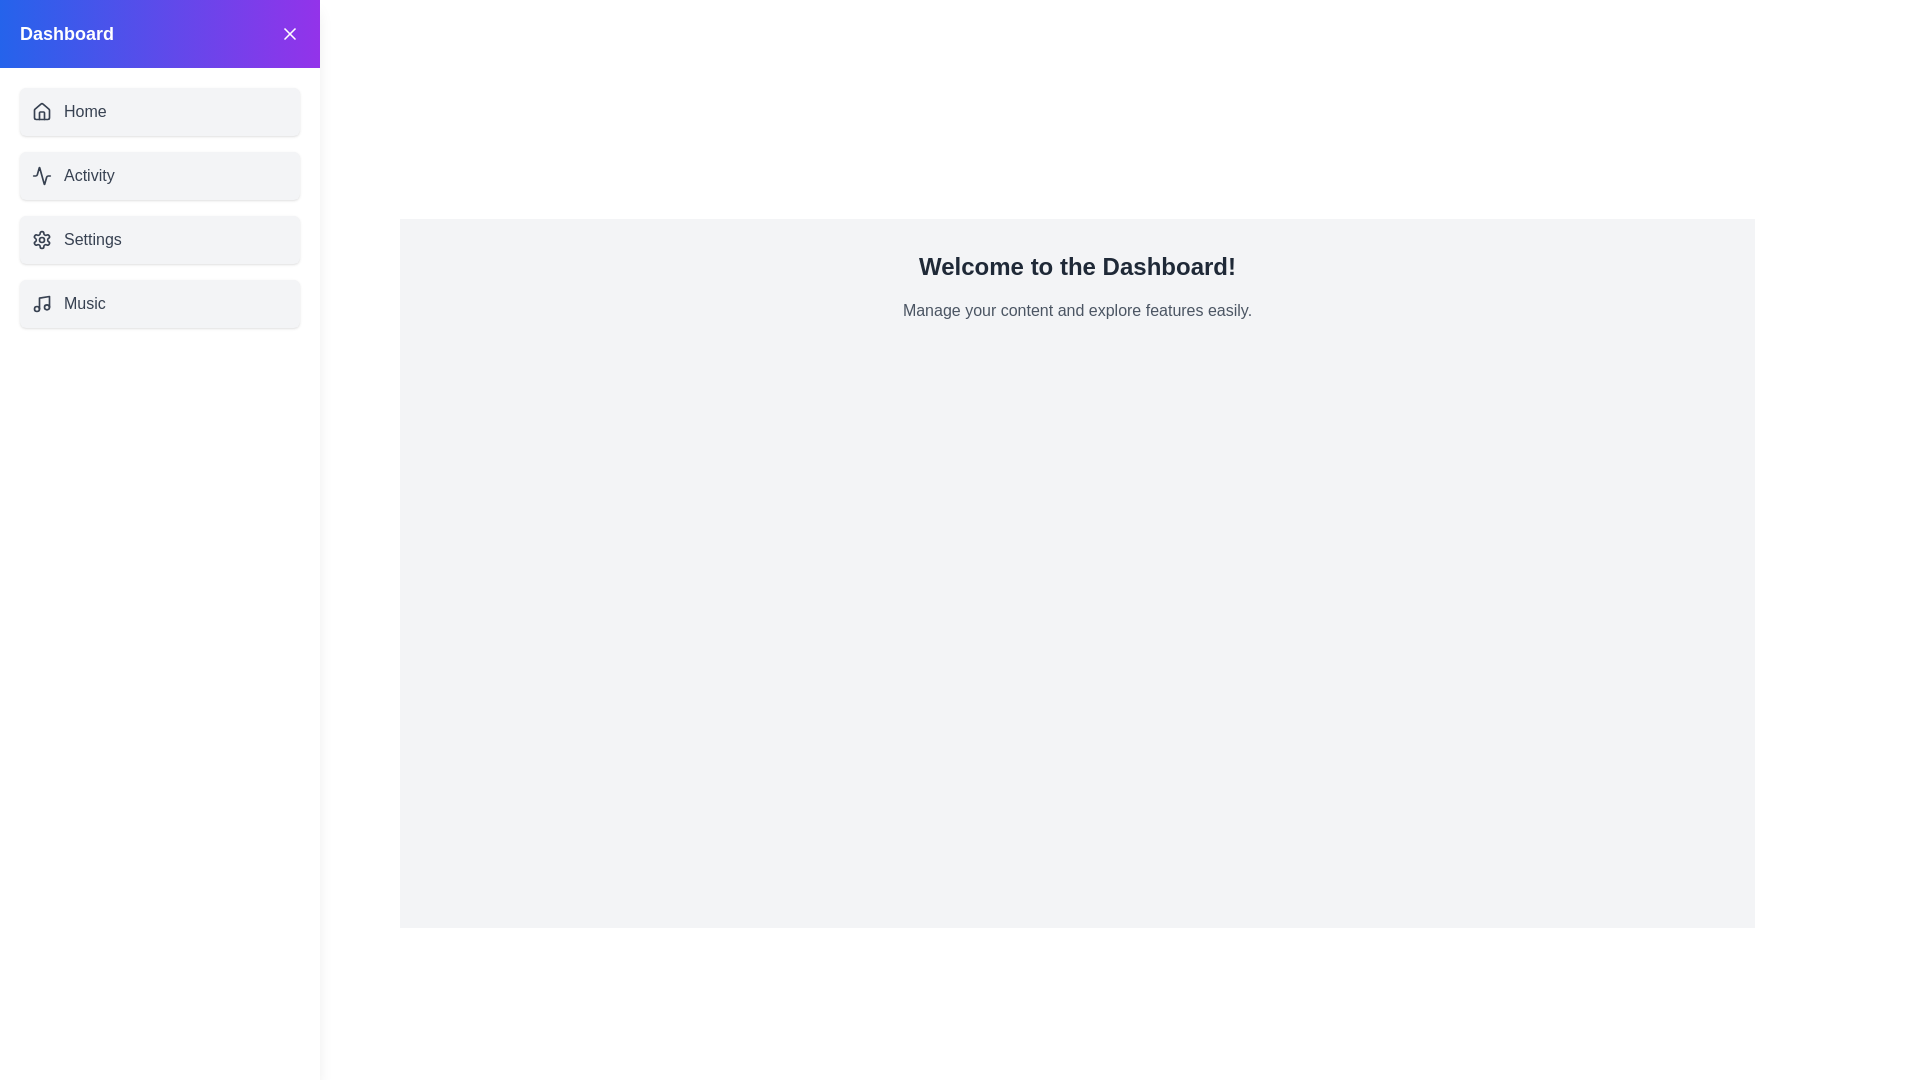 This screenshot has width=1920, height=1080. Describe the element at coordinates (158, 175) in the screenshot. I see `the menu item labeled Activity to navigate to the corresponding section` at that location.